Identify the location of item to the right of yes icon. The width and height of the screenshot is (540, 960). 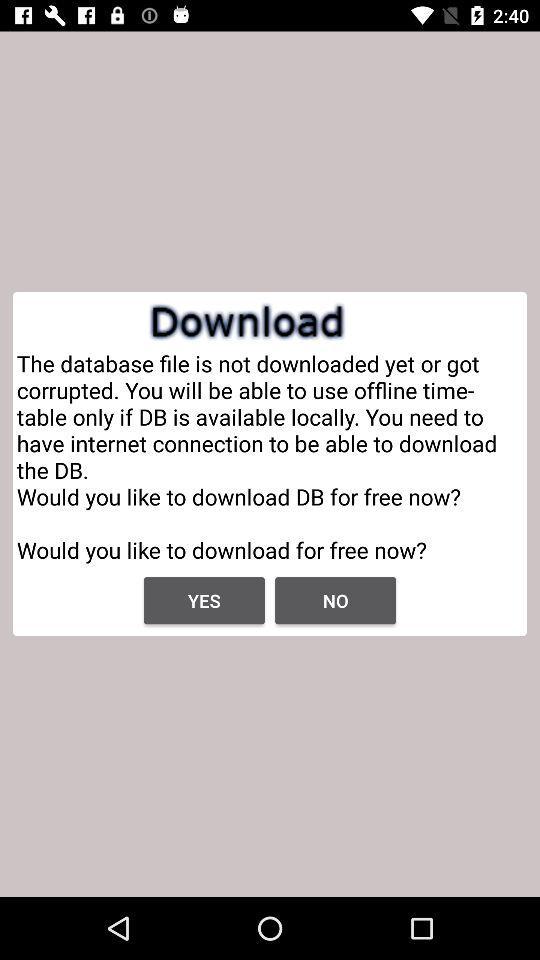
(335, 600).